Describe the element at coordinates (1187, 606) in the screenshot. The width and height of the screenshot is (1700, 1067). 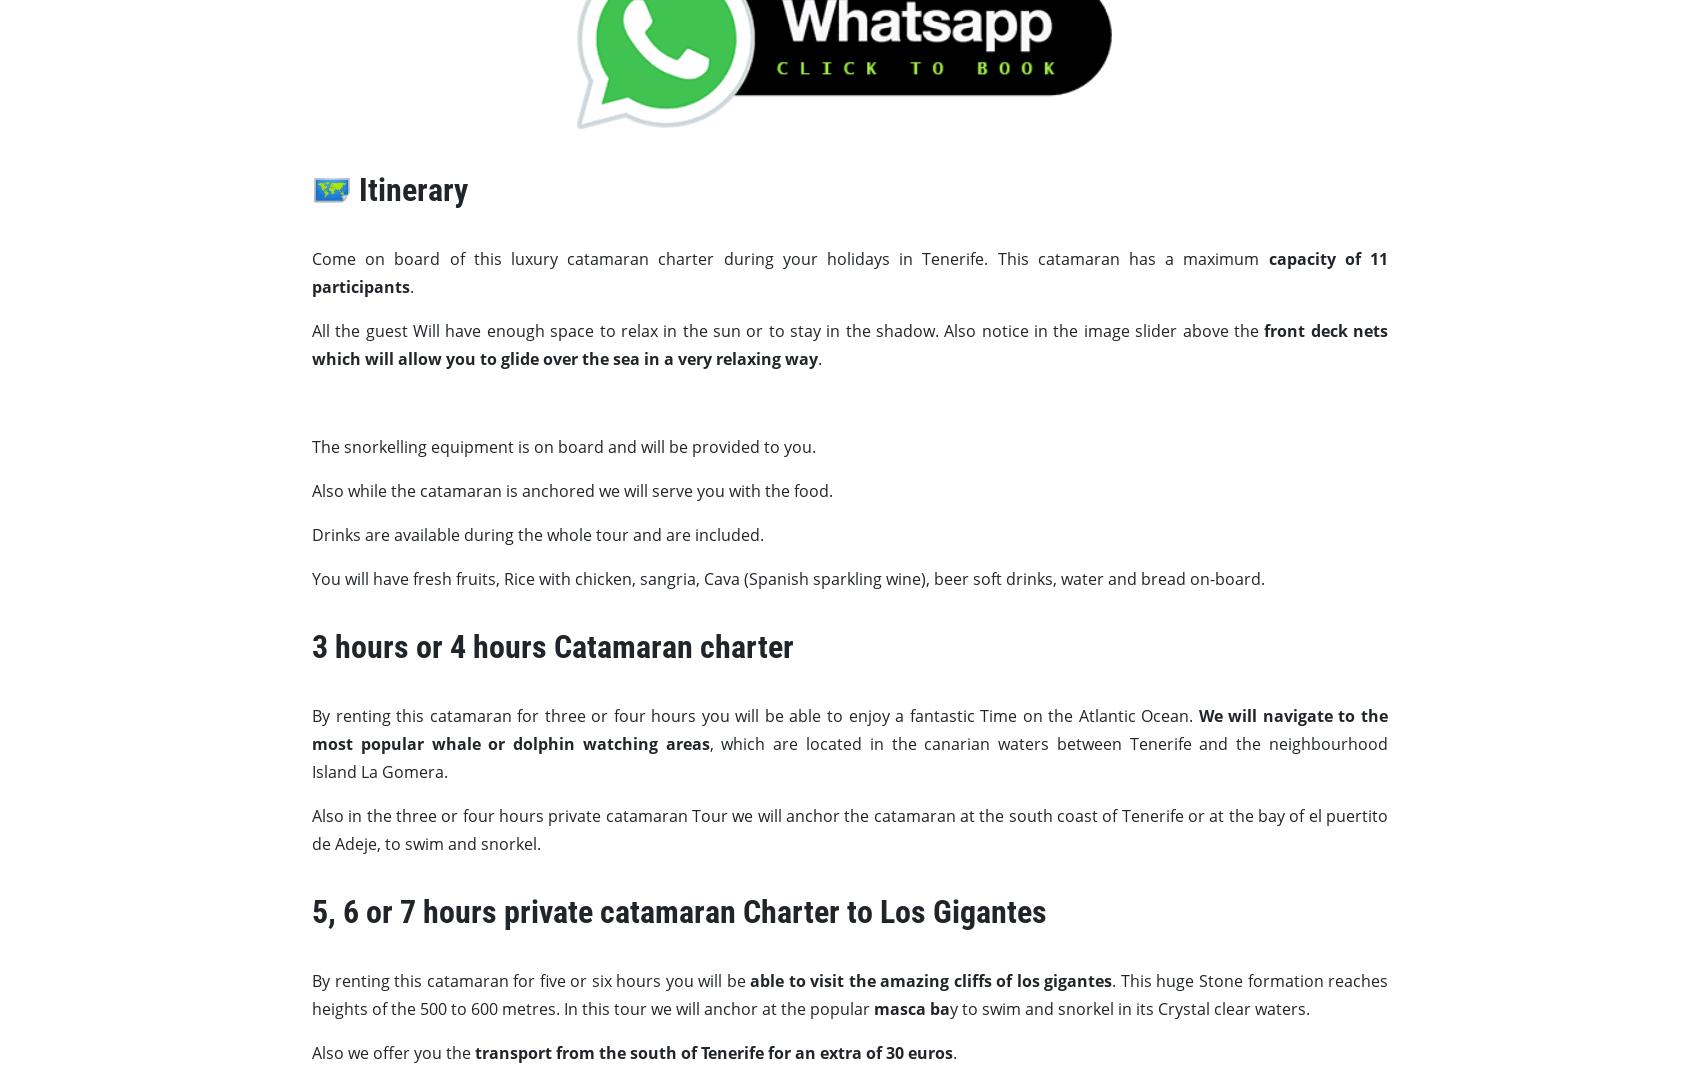
I see `'Cookie Policy'` at that location.